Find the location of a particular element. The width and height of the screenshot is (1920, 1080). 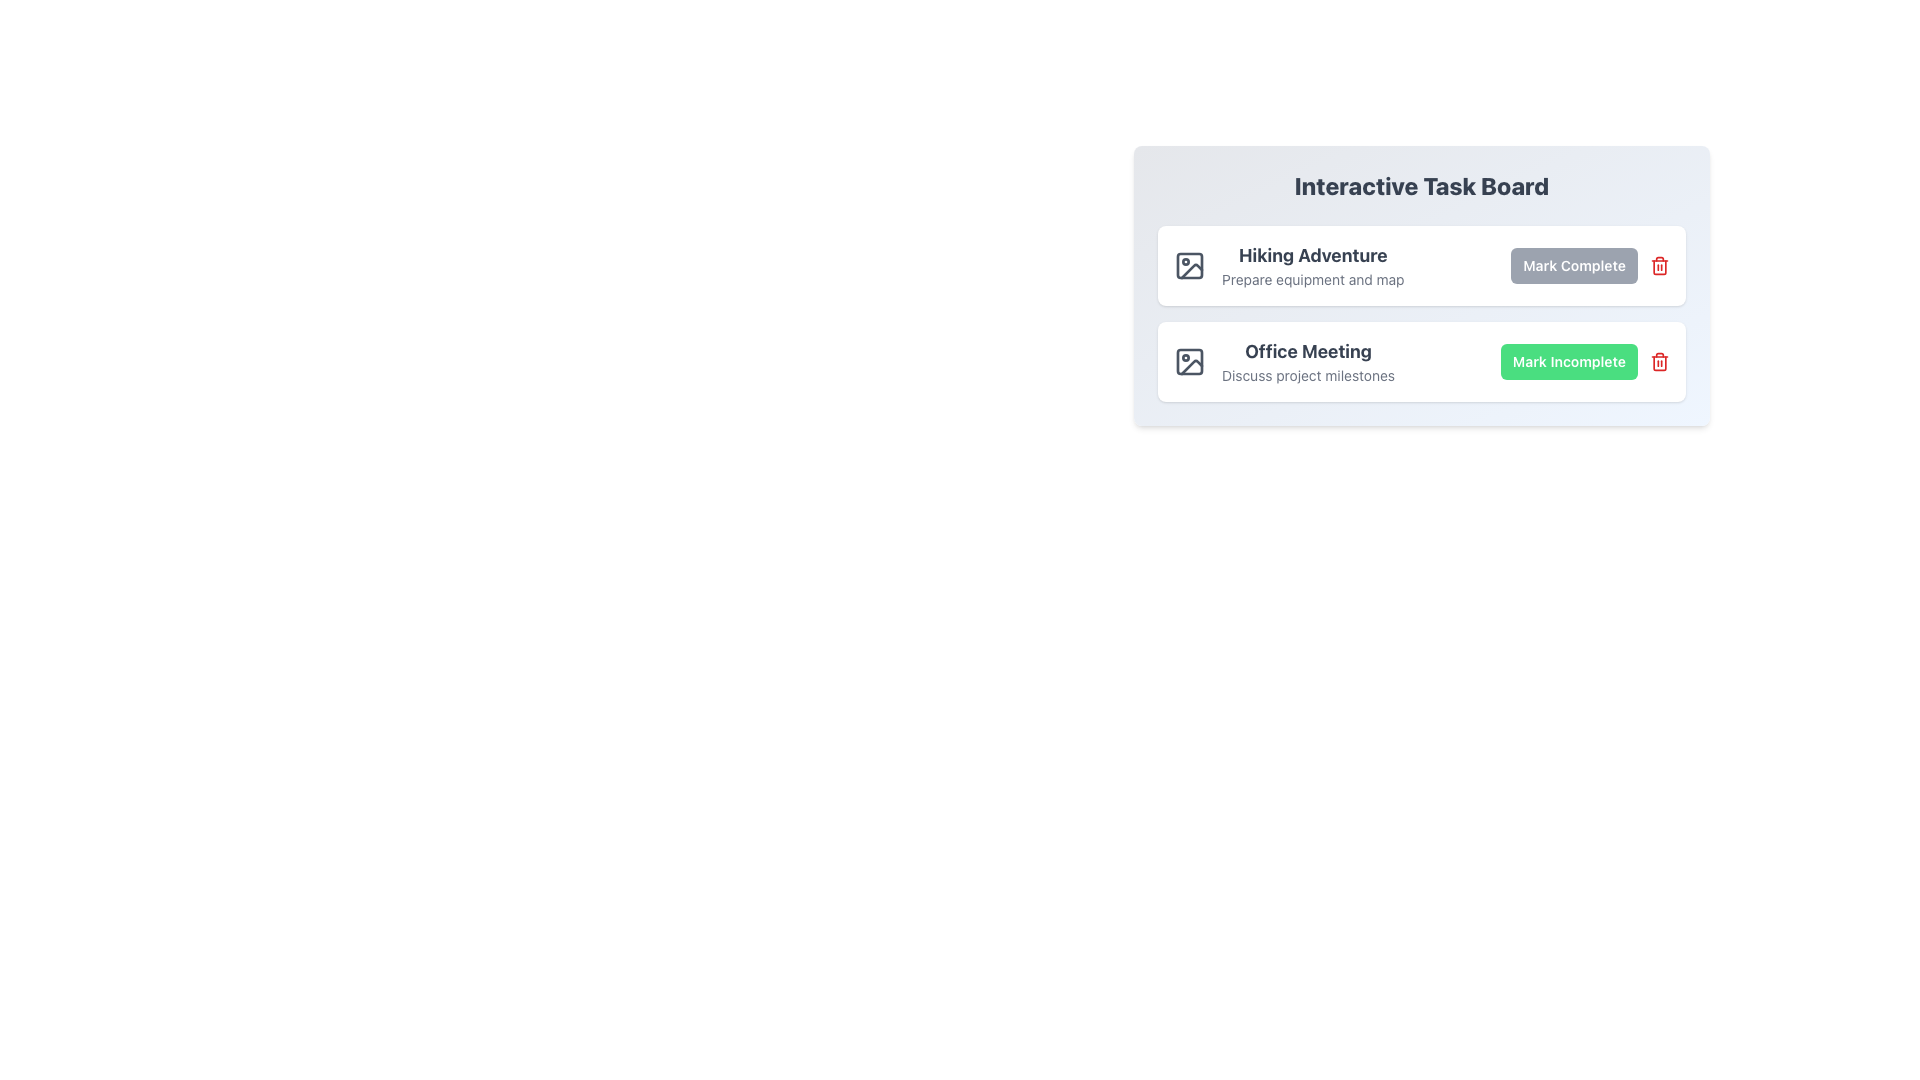

the icon depicting an image placeholder located to the left of the text 'Hiking Adventure' in the first task row of the task board is located at coordinates (1190, 265).